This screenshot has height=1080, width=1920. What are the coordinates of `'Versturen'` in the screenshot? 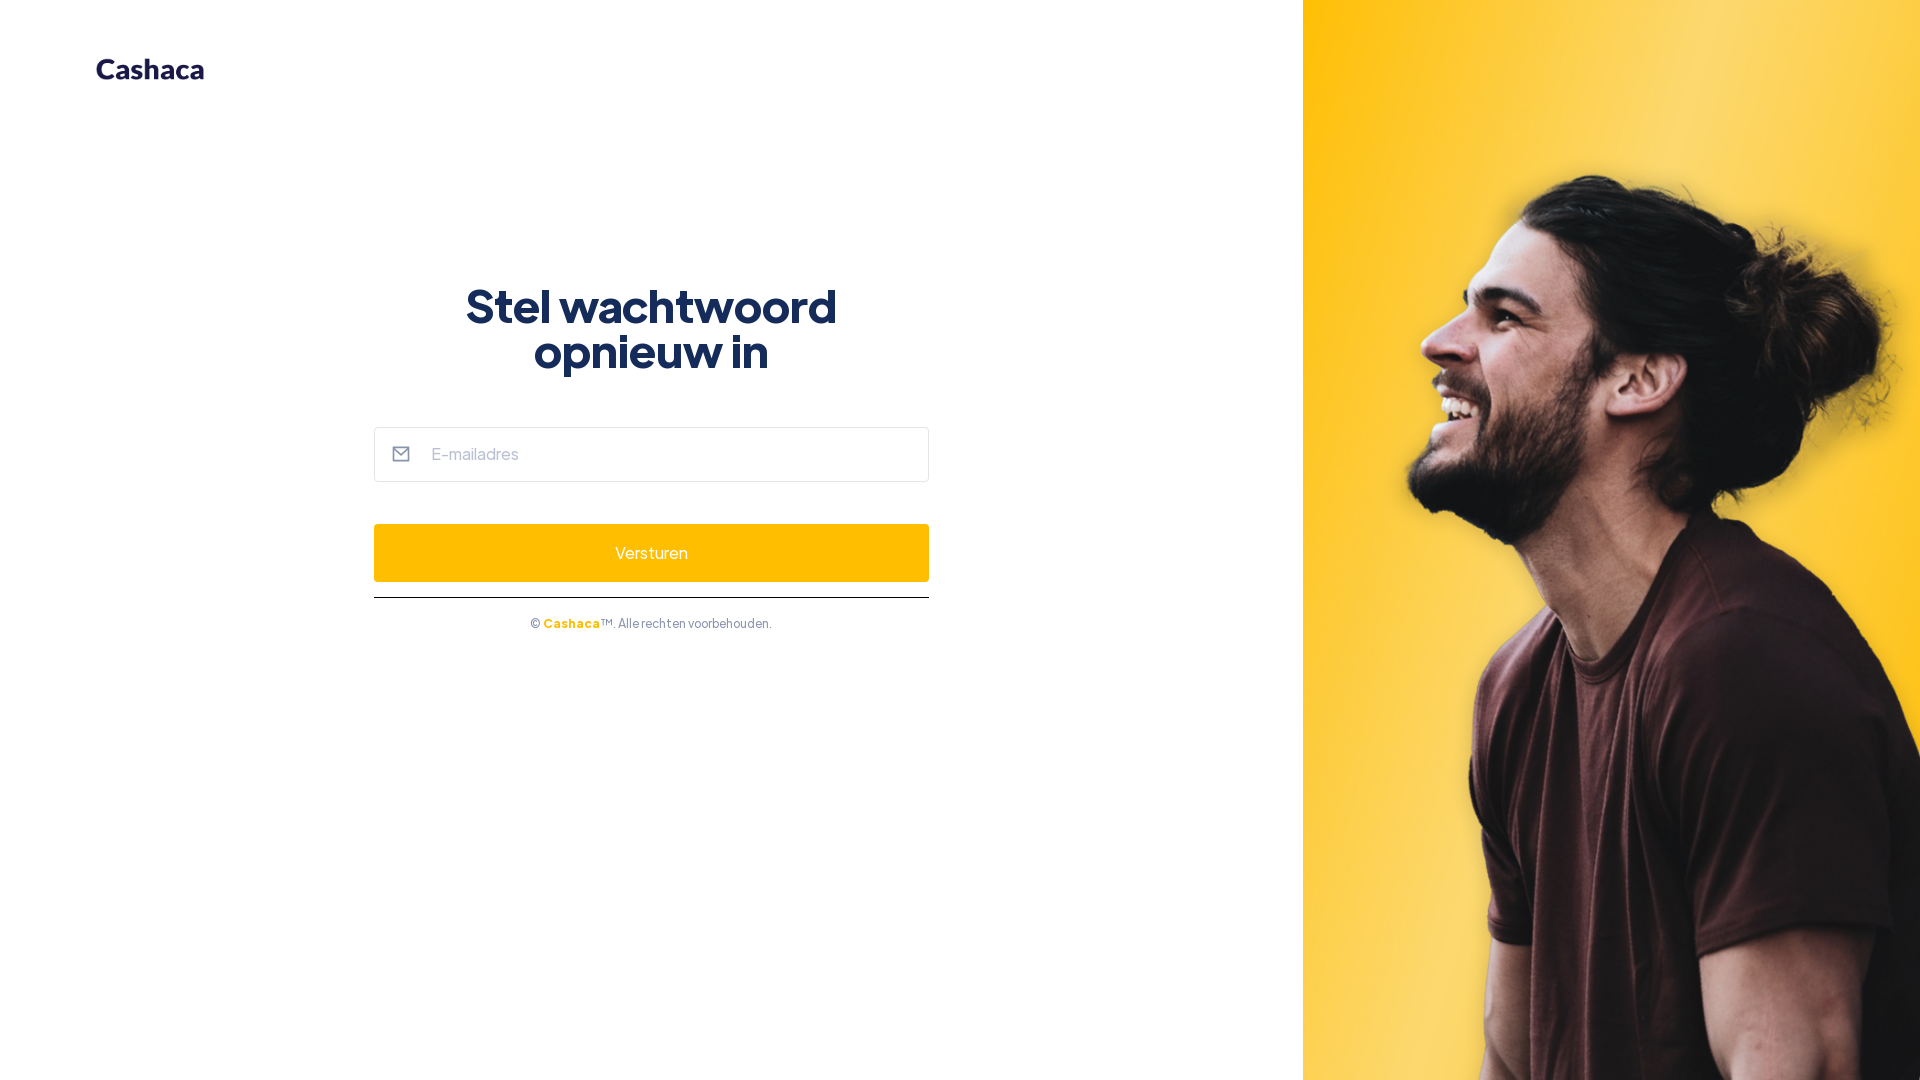 It's located at (651, 552).